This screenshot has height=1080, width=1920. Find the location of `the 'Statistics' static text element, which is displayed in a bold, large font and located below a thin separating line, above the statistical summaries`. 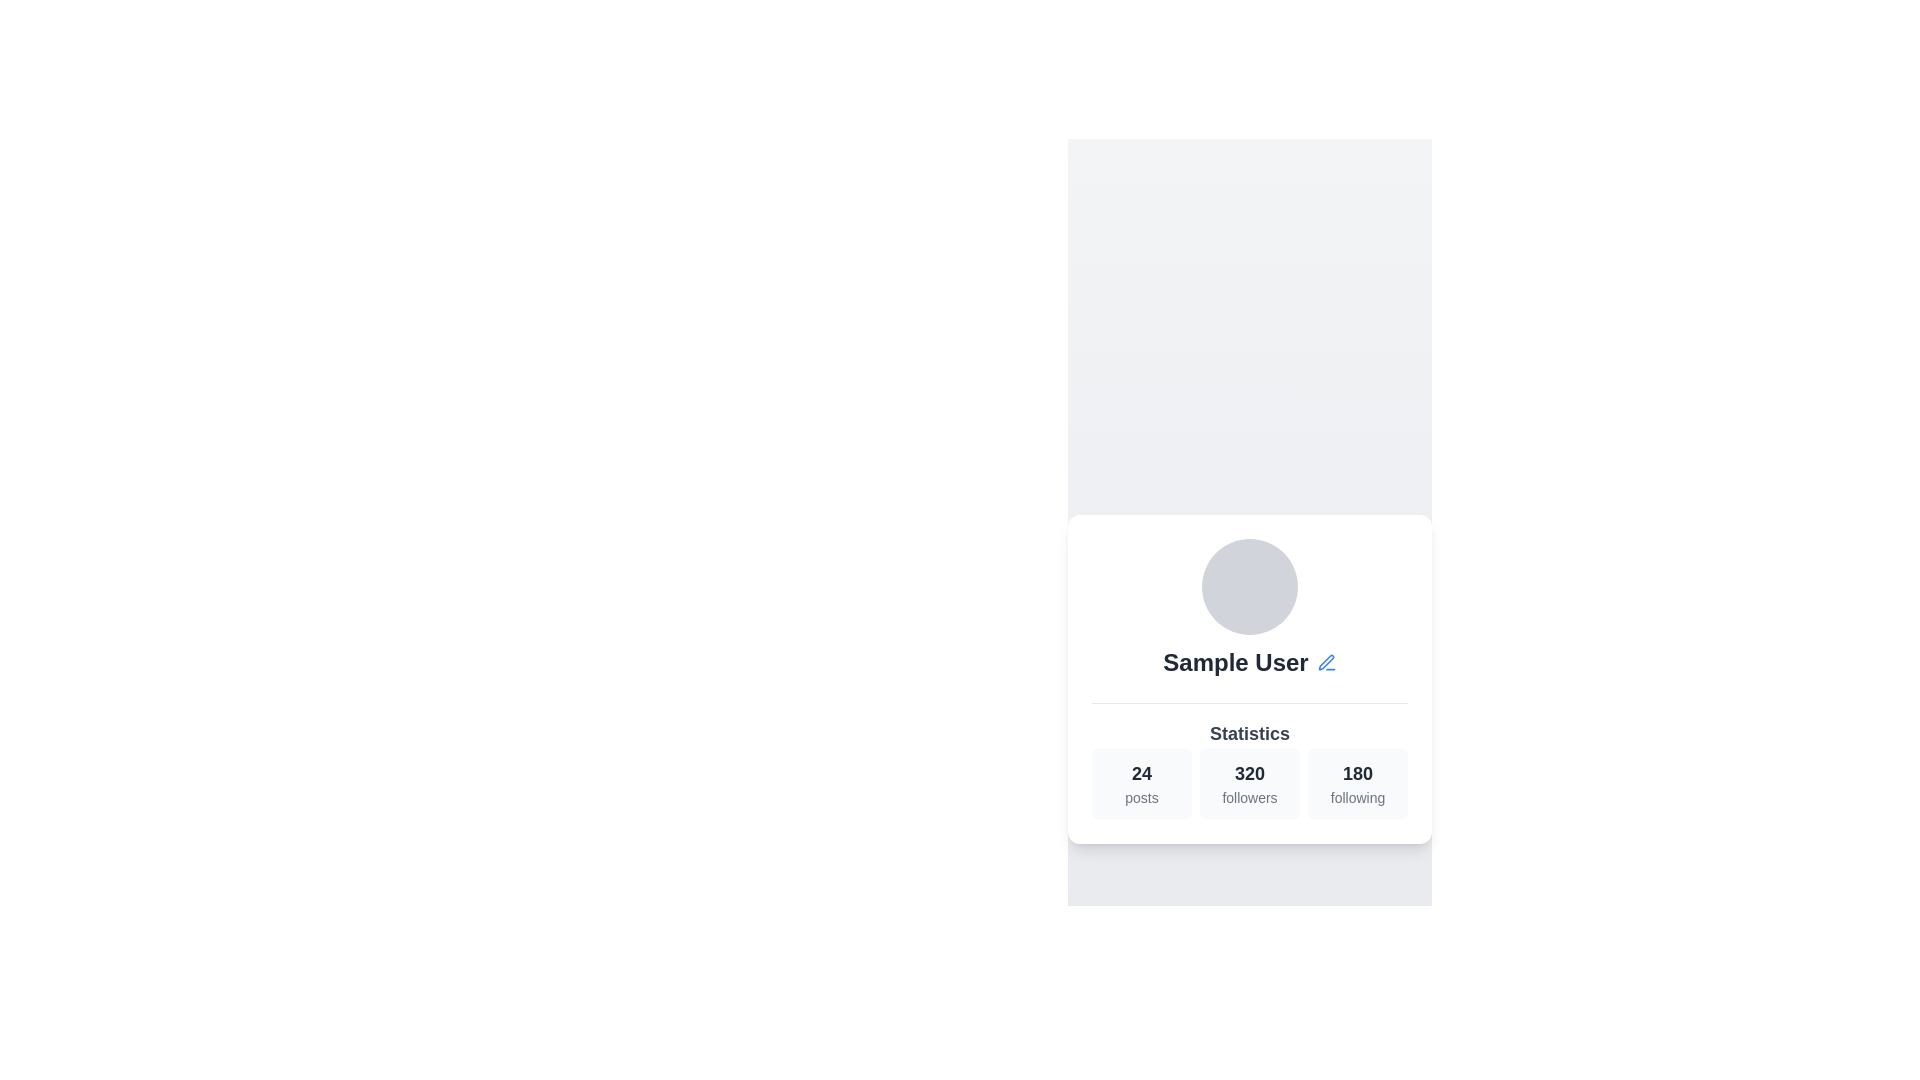

the 'Statistics' static text element, which is displayed in a bold, large font and located below a thin separating line, above the statistical summaries is located at coordinates (1248, 733).